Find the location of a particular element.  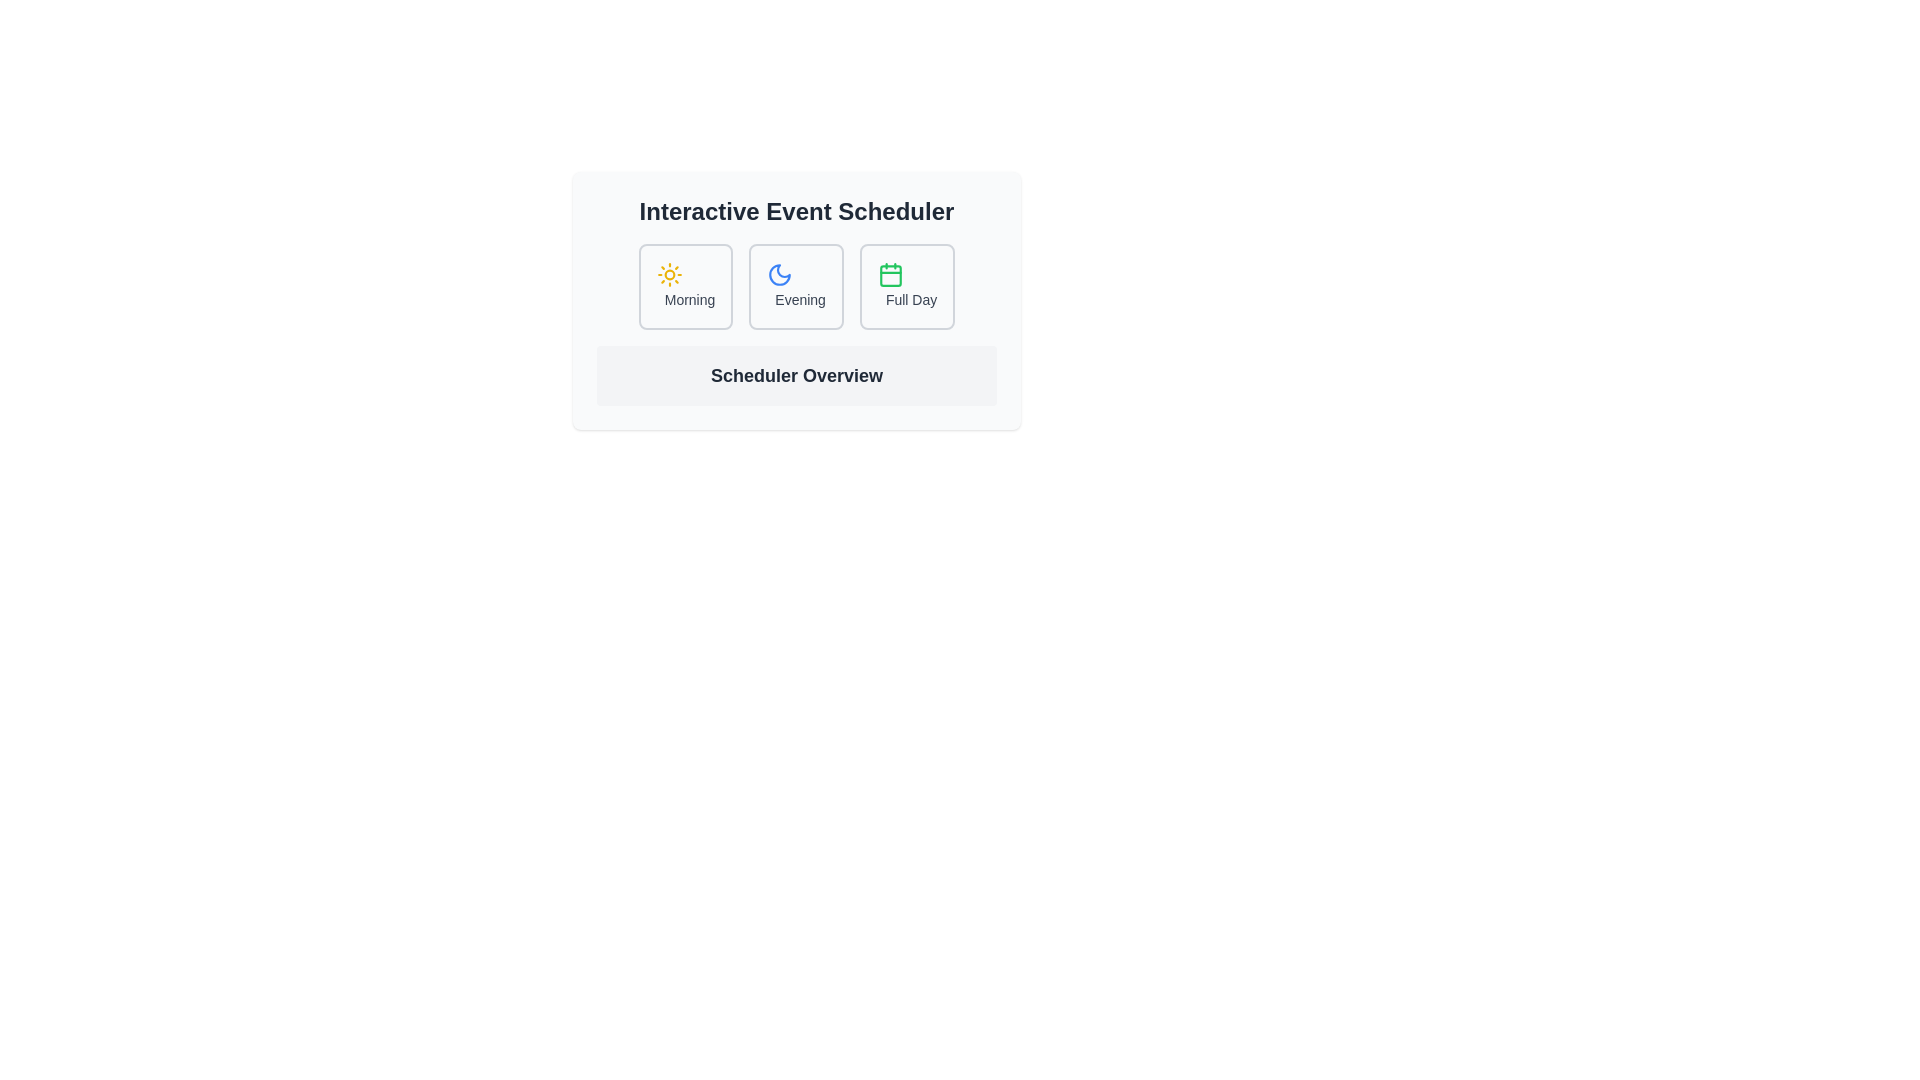

the 'Evening' button, which is the second button from the left in a row of three, located between the 'Morning' and 'Full Day' buttons is located at coordinates (795, 286).